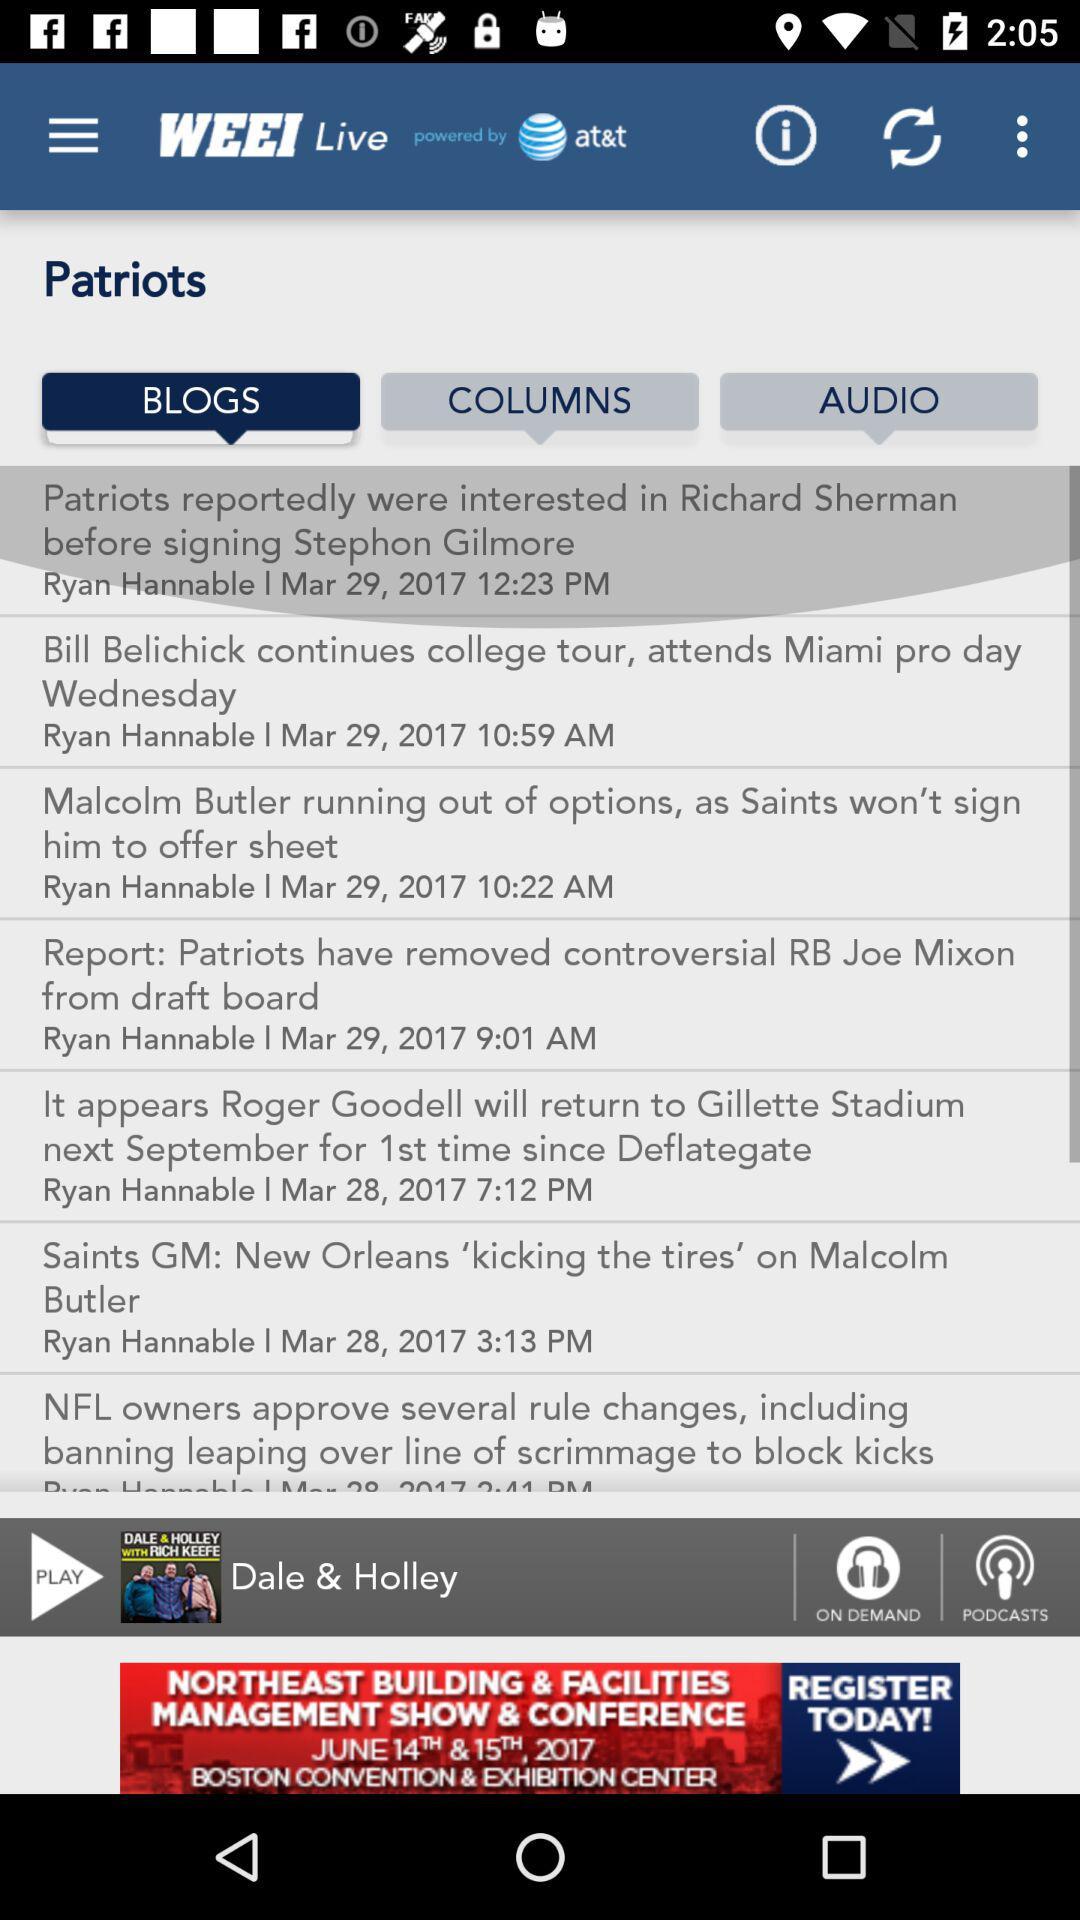  Describe the element at coordinates (54, 1576) in the screenshot. I see `the play icon` at that location.